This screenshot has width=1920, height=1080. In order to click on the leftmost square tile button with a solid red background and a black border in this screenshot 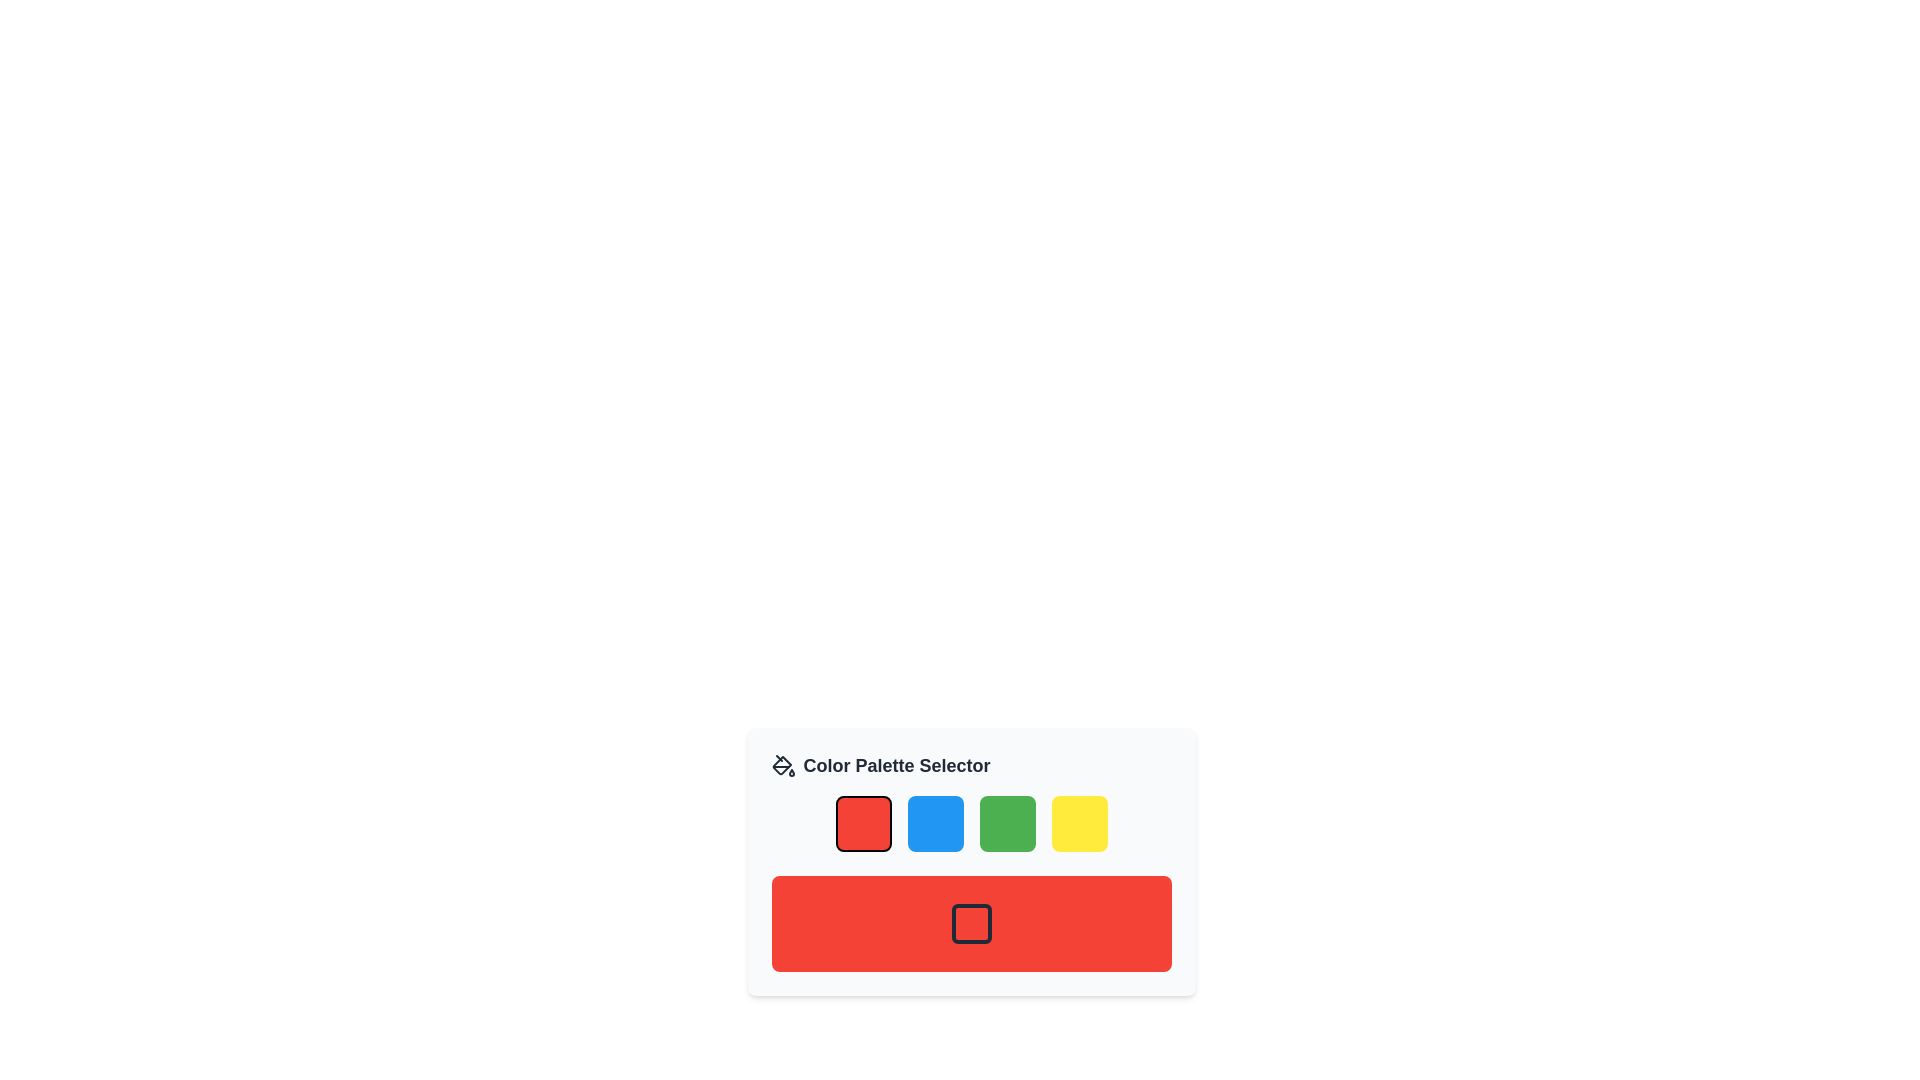, I will do `click(863, 824)`.